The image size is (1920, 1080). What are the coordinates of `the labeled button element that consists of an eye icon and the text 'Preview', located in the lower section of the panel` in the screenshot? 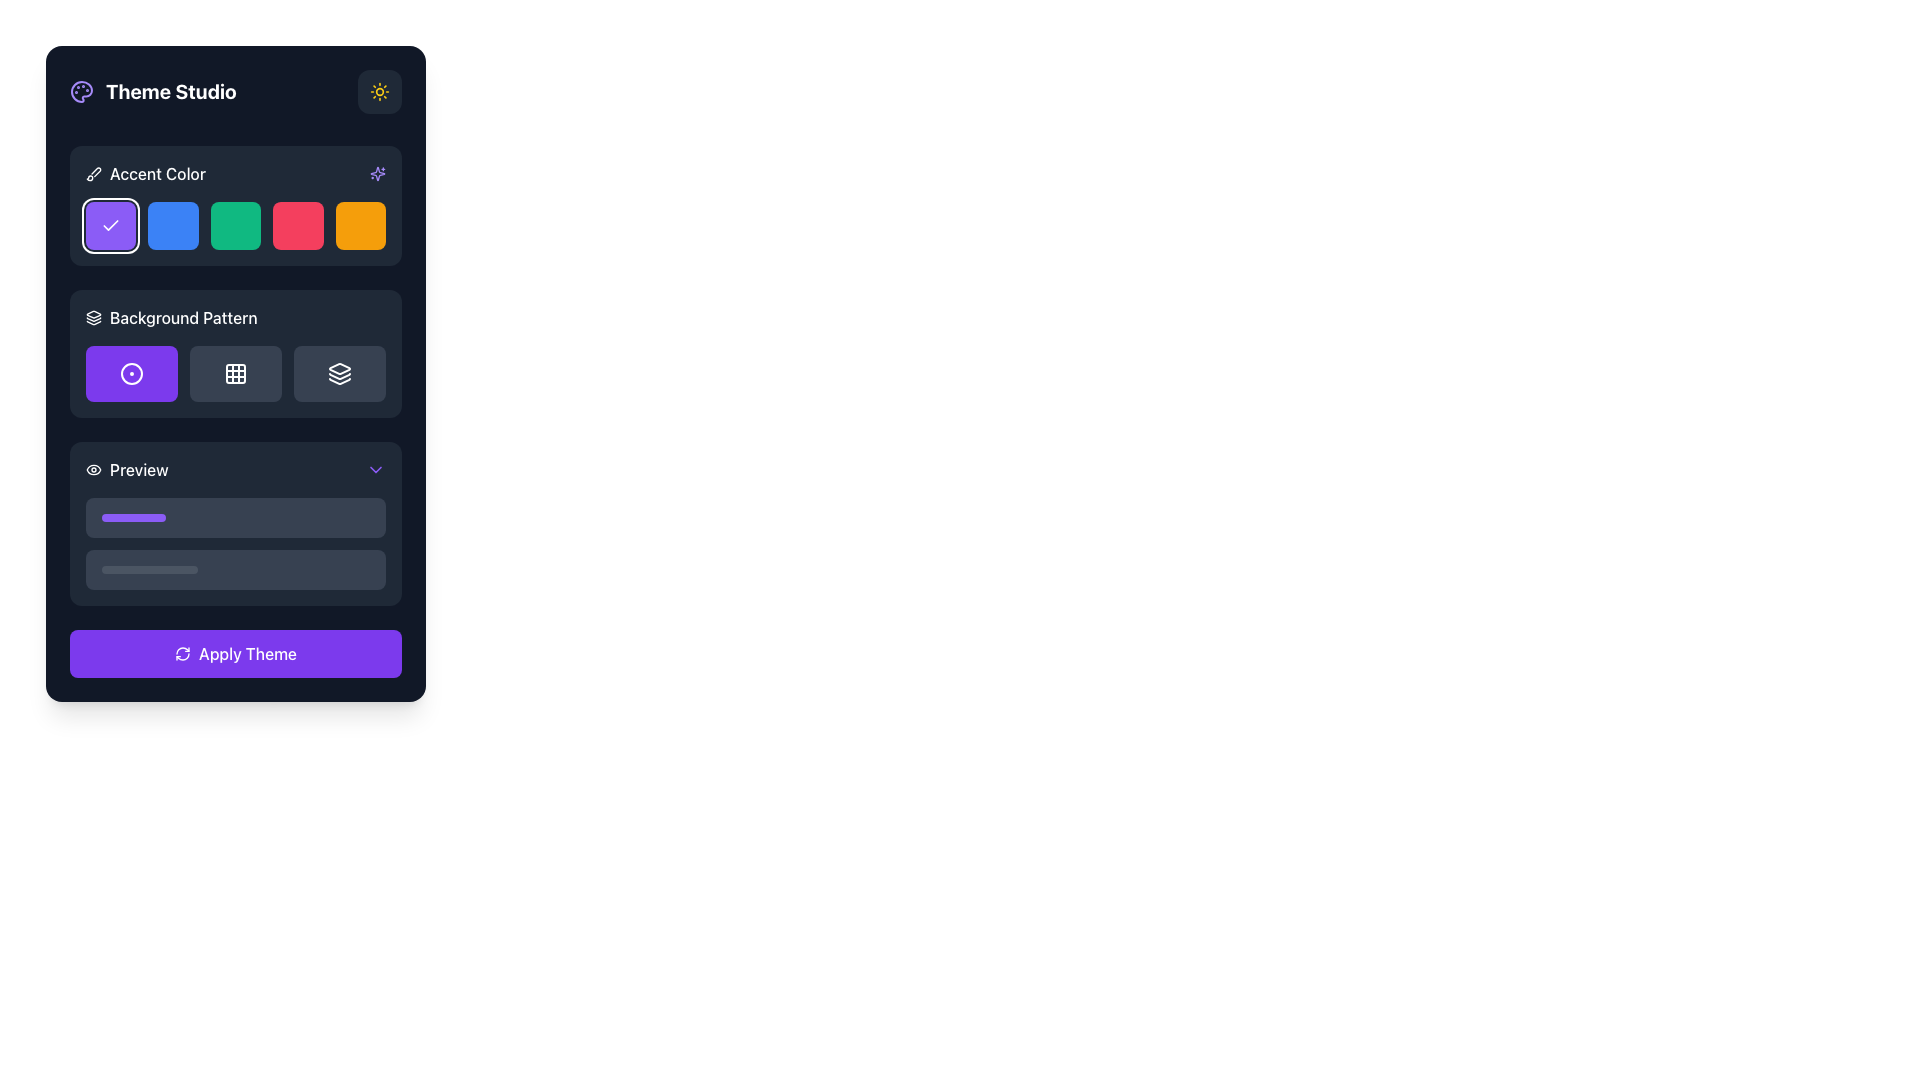 It's located at (126, 470).